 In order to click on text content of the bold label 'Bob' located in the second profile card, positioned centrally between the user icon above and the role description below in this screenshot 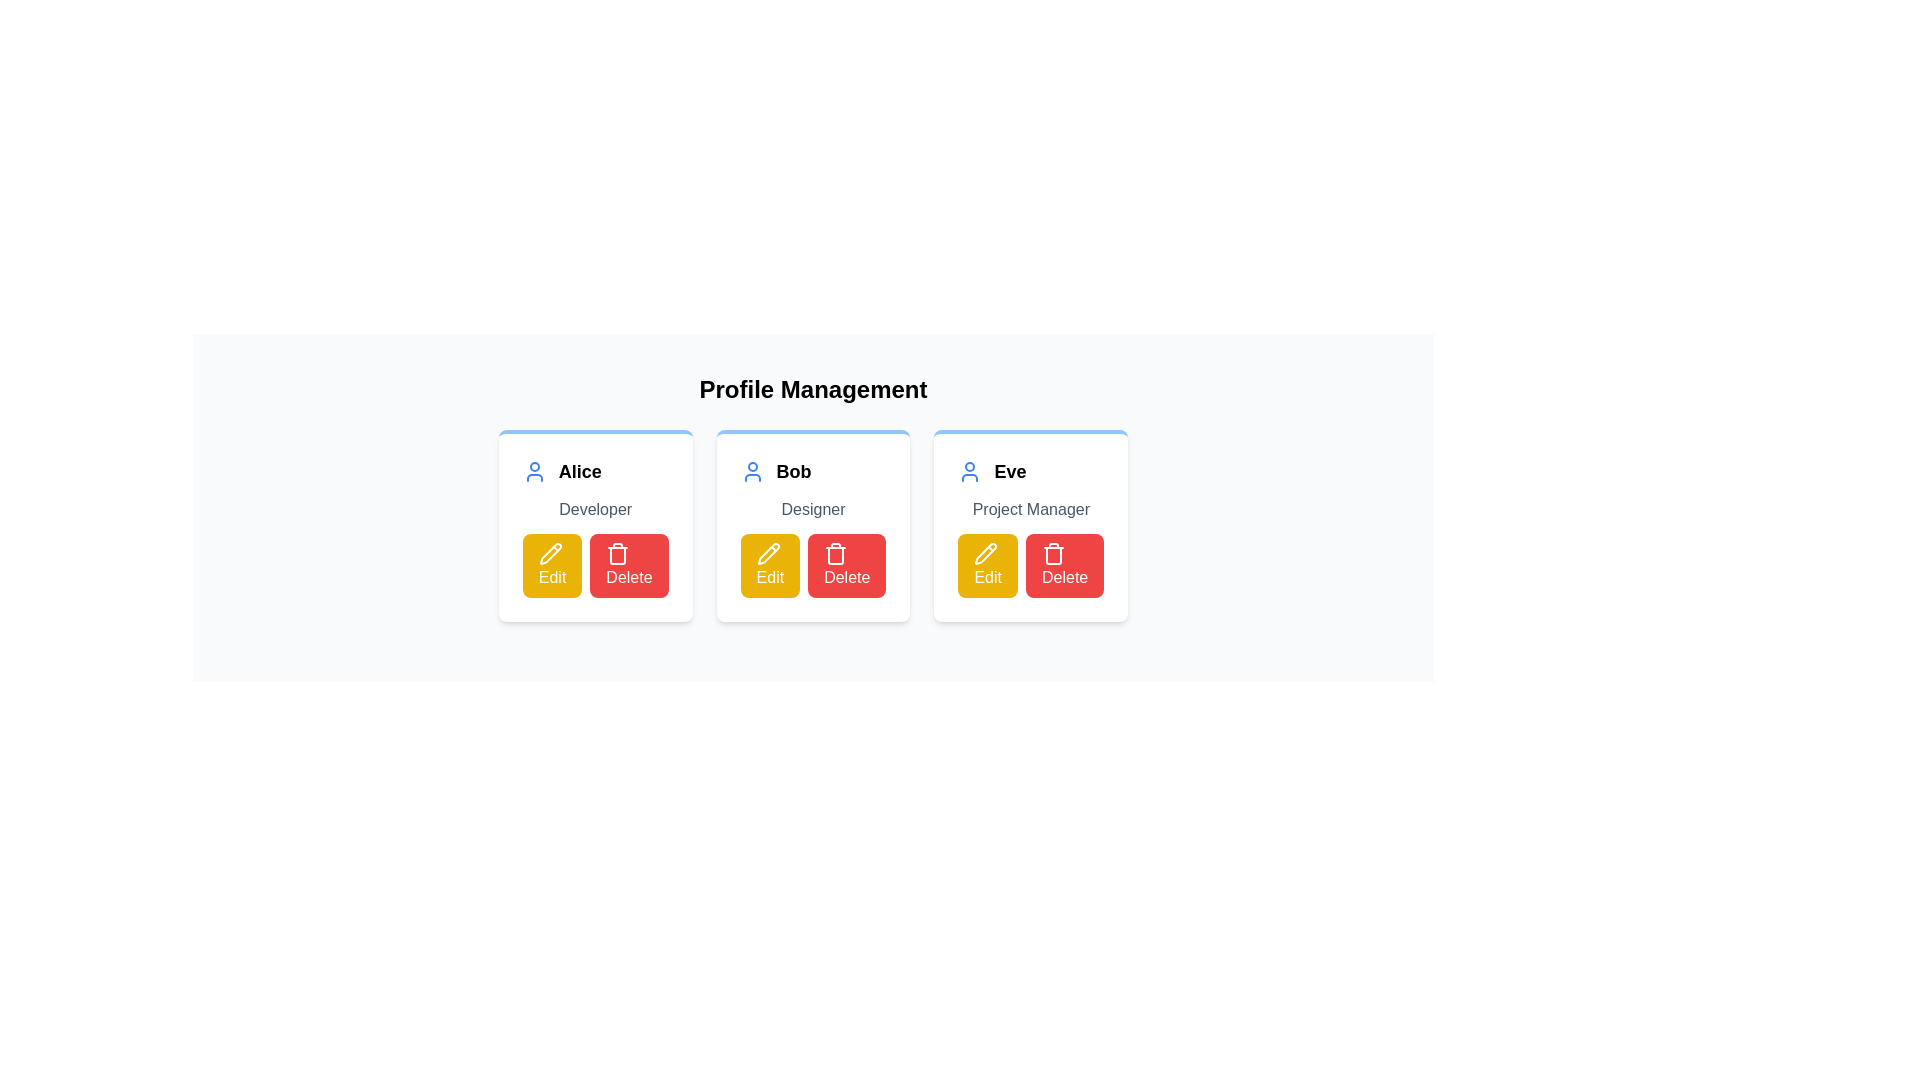, I will do `click(793, 471)`.